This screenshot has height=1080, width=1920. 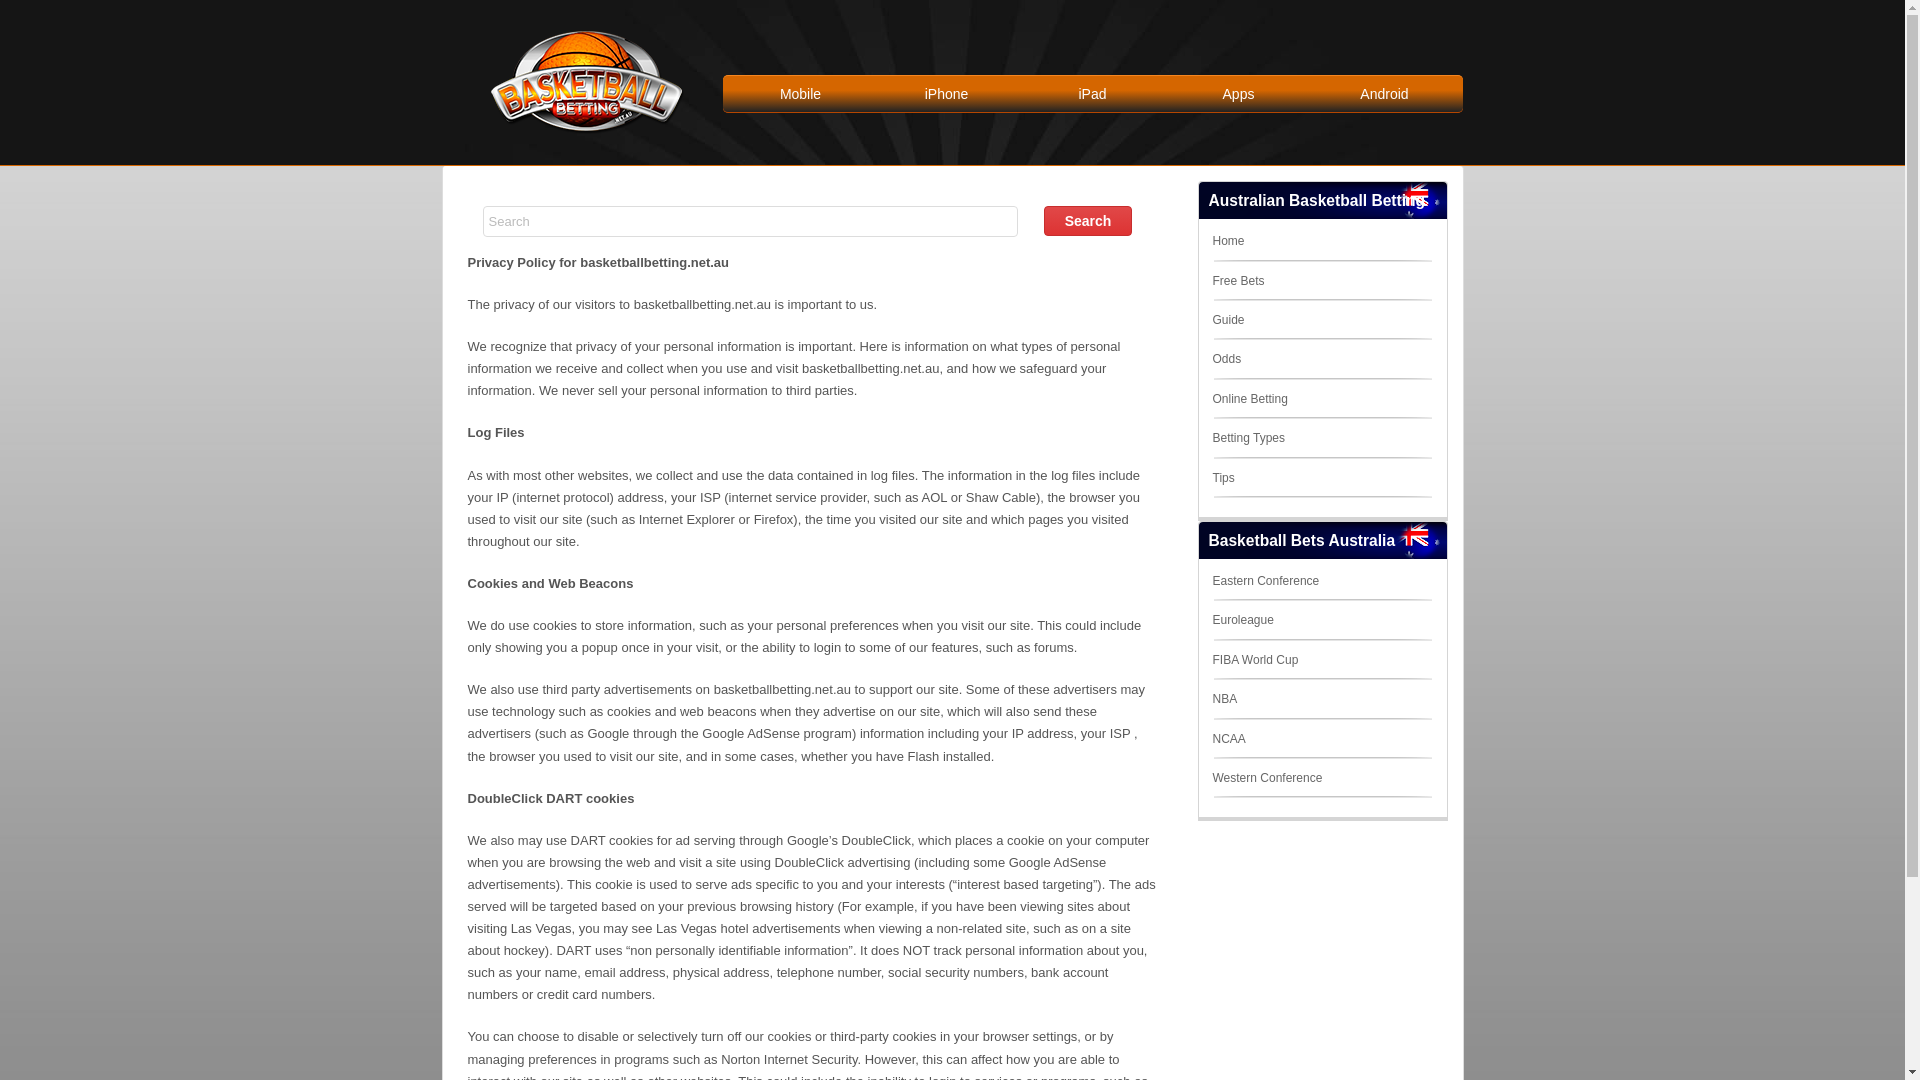 I want to click on 'Apps', so click(x=1237, y=93).